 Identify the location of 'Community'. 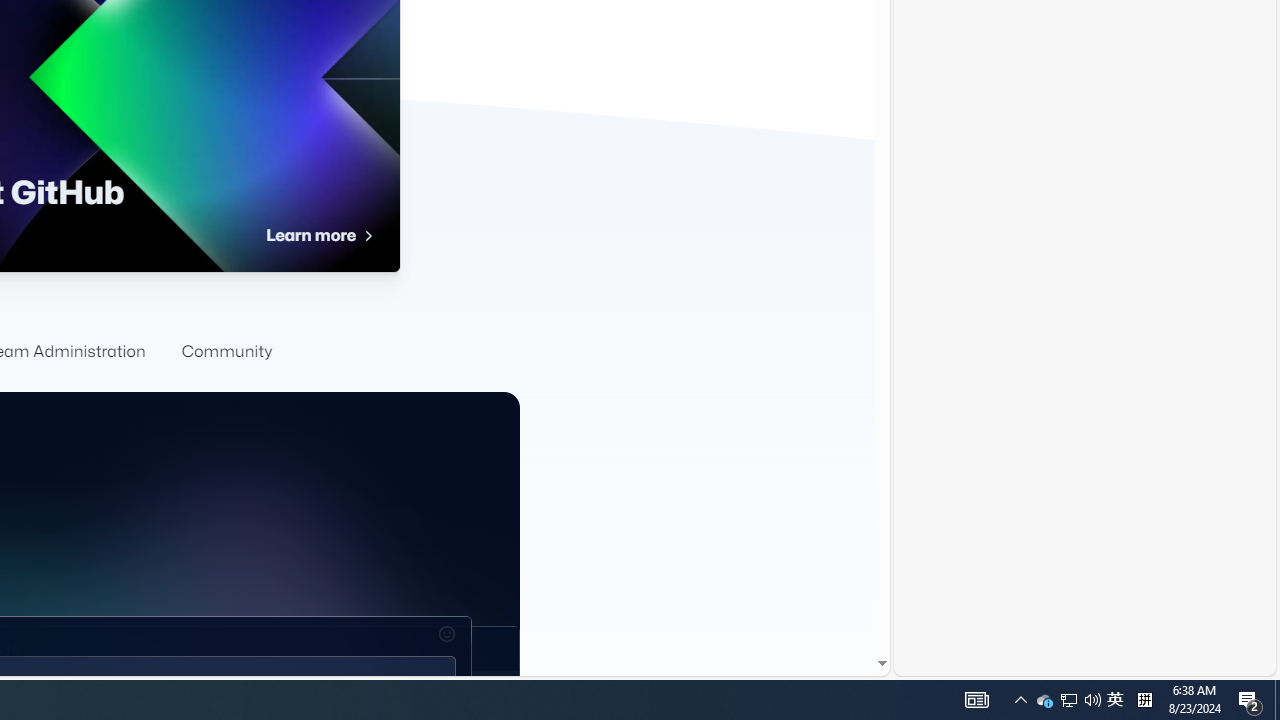
(226, 351).